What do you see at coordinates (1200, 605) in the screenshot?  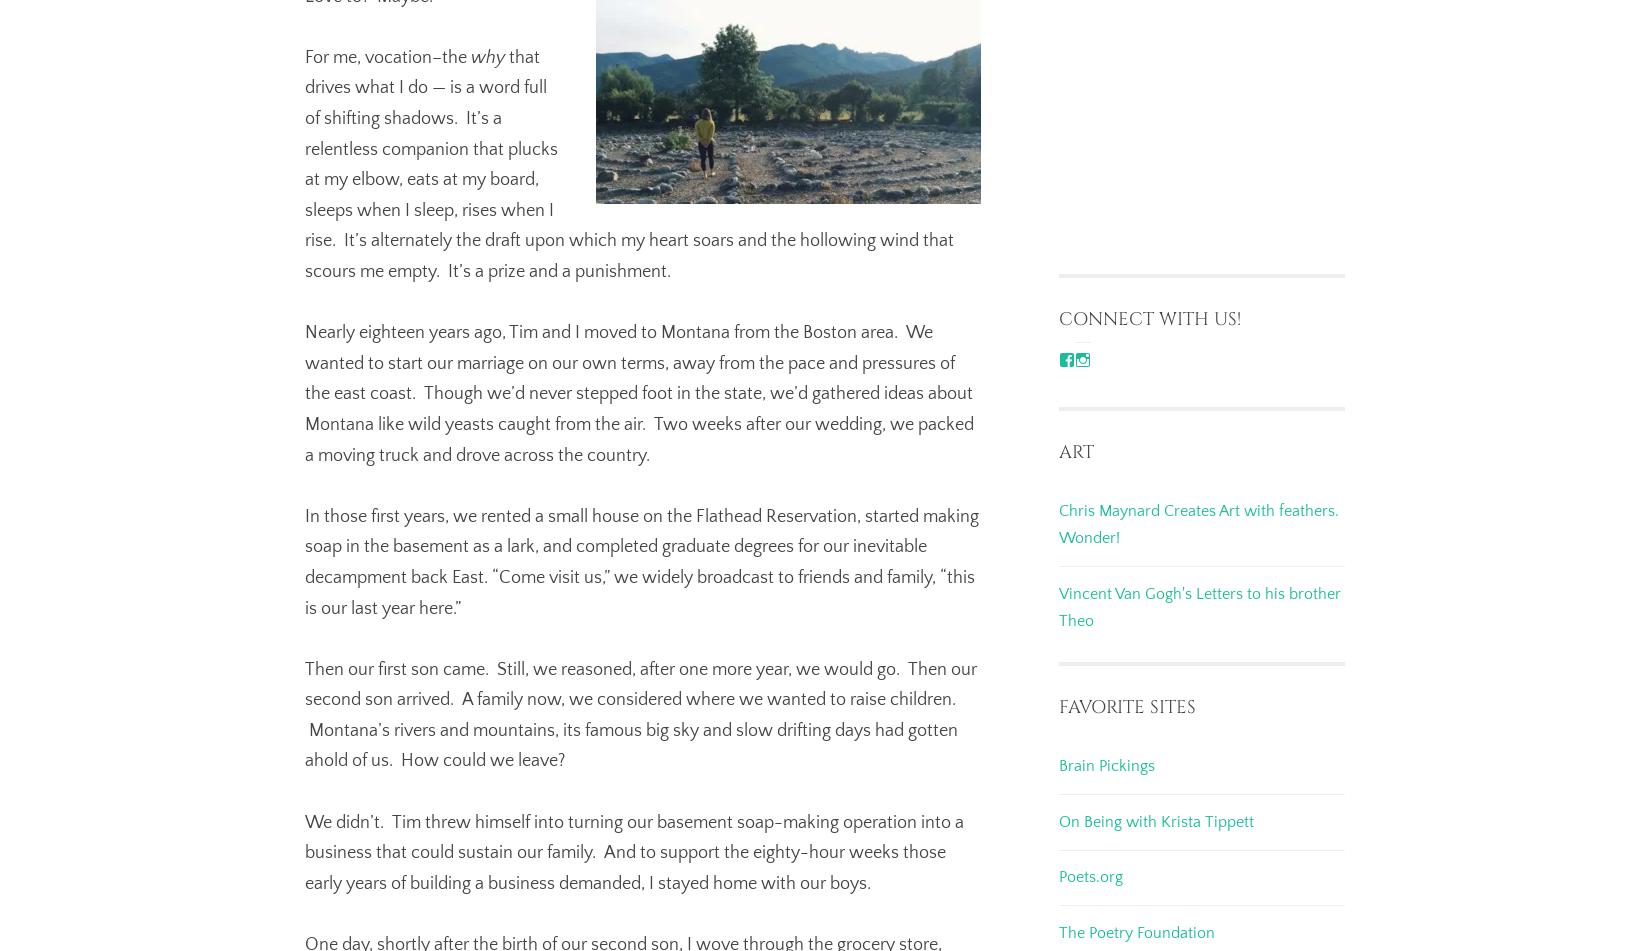 I see `'Vincent Van Gogh's Letters to his brother Theo'` at bounding box center [1200, 605].